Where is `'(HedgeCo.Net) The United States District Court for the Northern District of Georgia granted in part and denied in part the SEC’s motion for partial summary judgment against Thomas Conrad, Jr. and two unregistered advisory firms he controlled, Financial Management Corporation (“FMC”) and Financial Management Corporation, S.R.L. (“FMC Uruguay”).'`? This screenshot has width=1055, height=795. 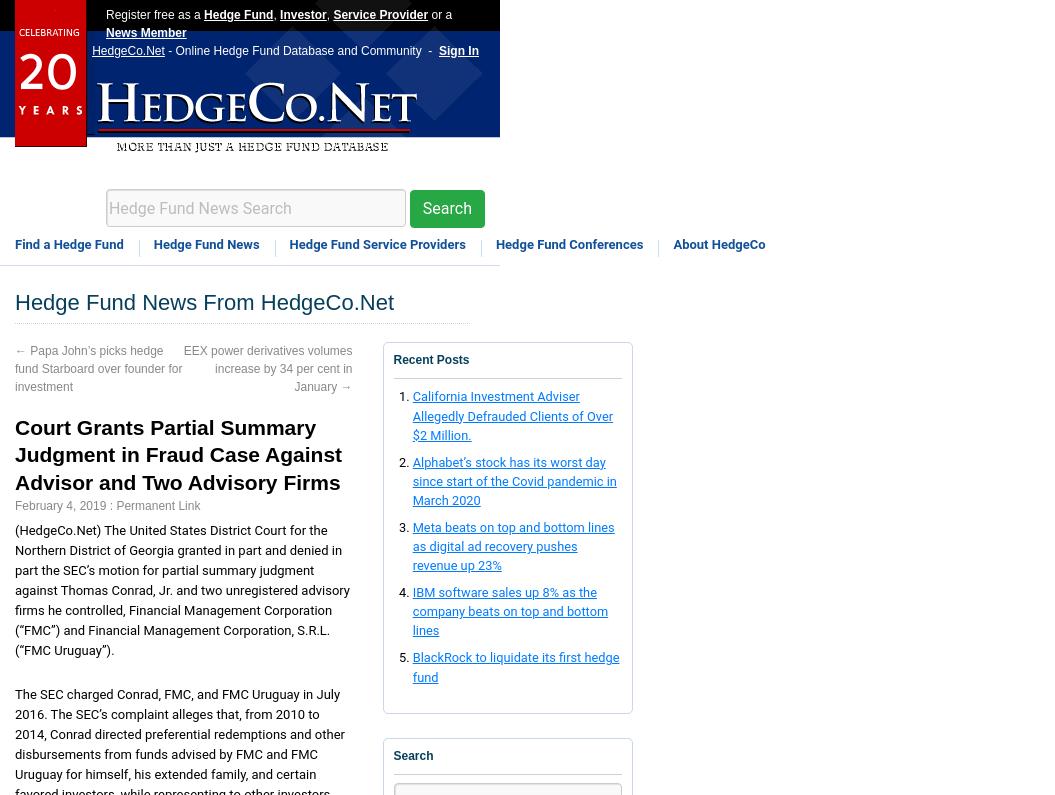 '(HedgeCo.Net) The United States District Court for the Northern District of Georgia granted in part and denied in part the SEC’s motion for partial summary judgment against Thomas Conrad, Jr. and two unregistered advisory firms he controlled, Financial Management Corporation (“FMC”) and Financial Management Corporation, S.R.L. (“FMC Uruguay”).' is located at coordinates (181, 588).